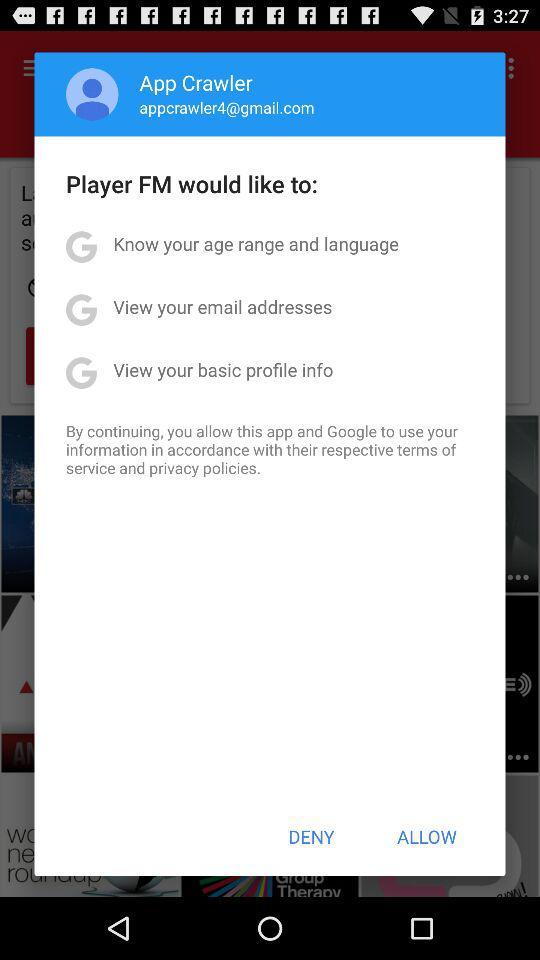 The height and width of the screenshot is (960, 540). Describe the element at coordinates (226, 107) in the screenshot. I see `the app below the app crawler` at that location.